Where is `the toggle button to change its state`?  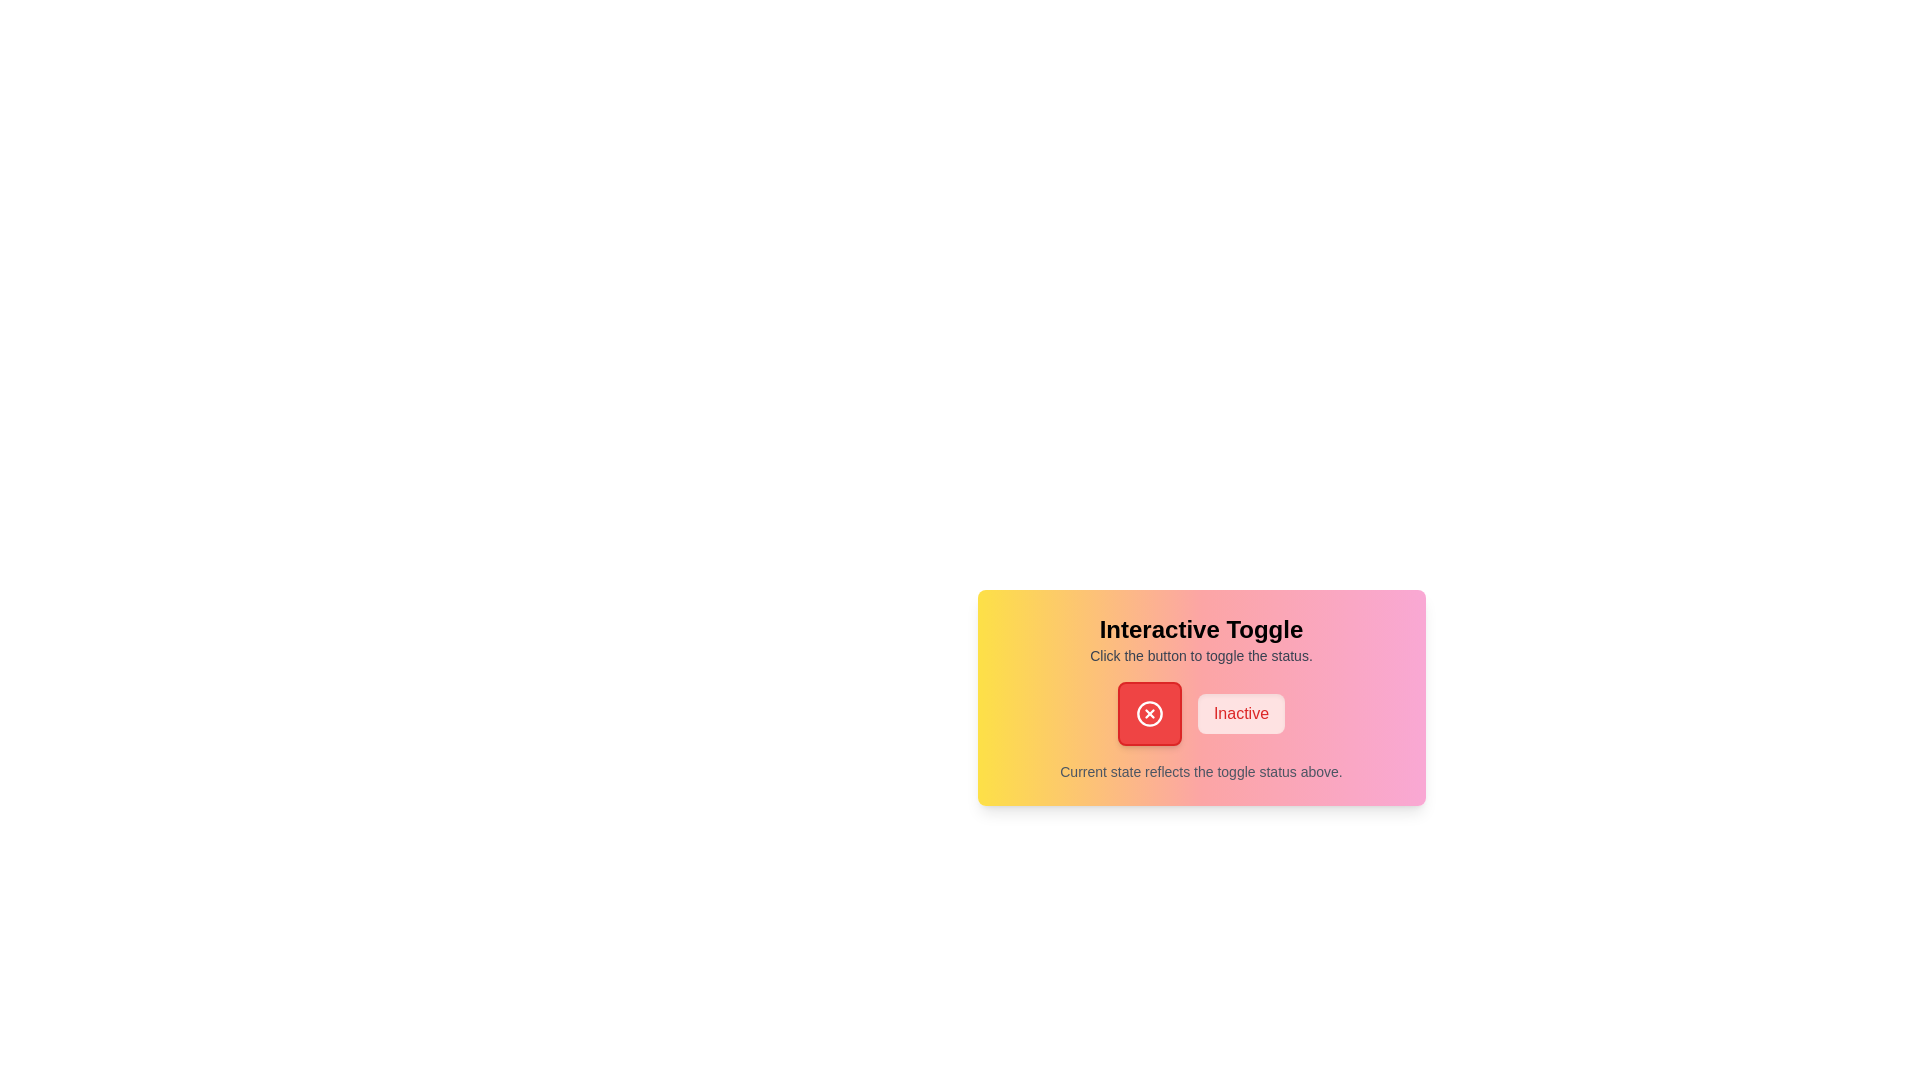
the toggle button to change its state is located at coordinates (1149, 712).